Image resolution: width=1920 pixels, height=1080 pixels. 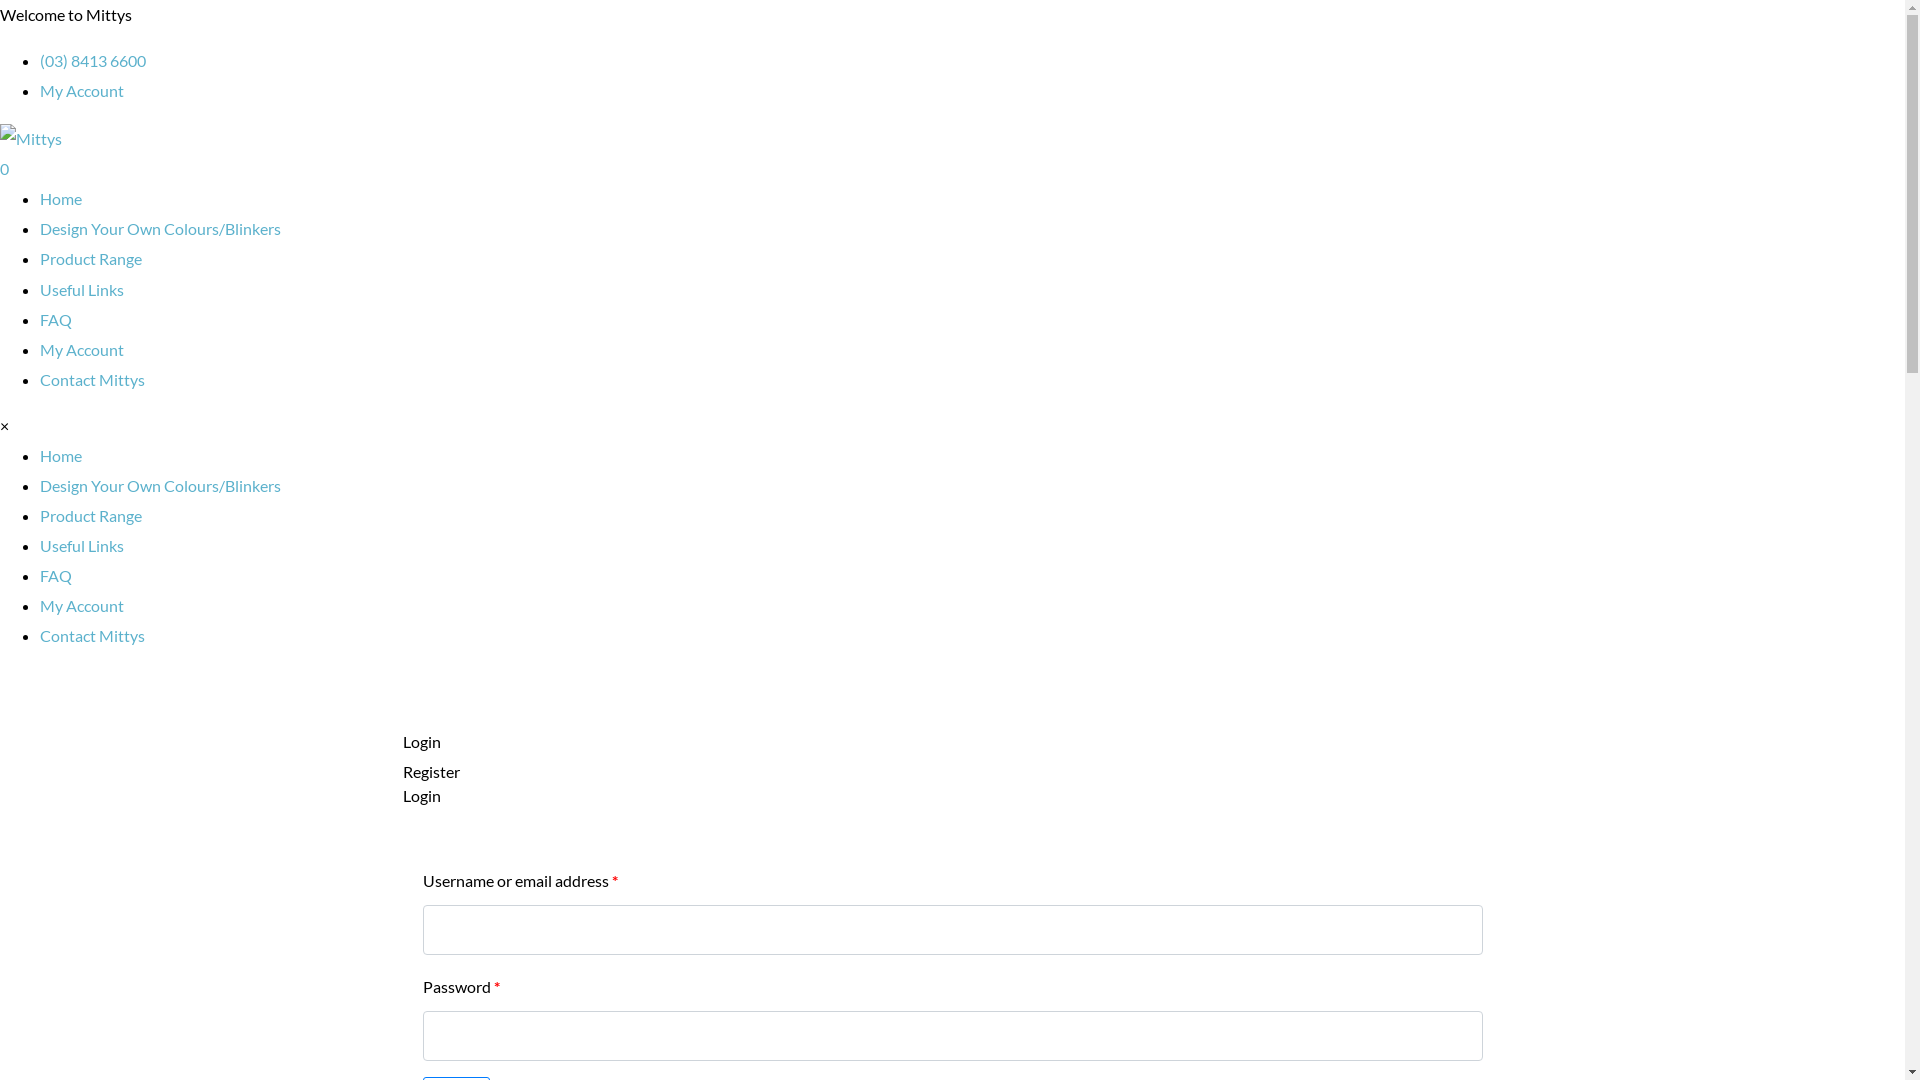 I want to click on 'Contact Mittys', so click(x=91, y=379).